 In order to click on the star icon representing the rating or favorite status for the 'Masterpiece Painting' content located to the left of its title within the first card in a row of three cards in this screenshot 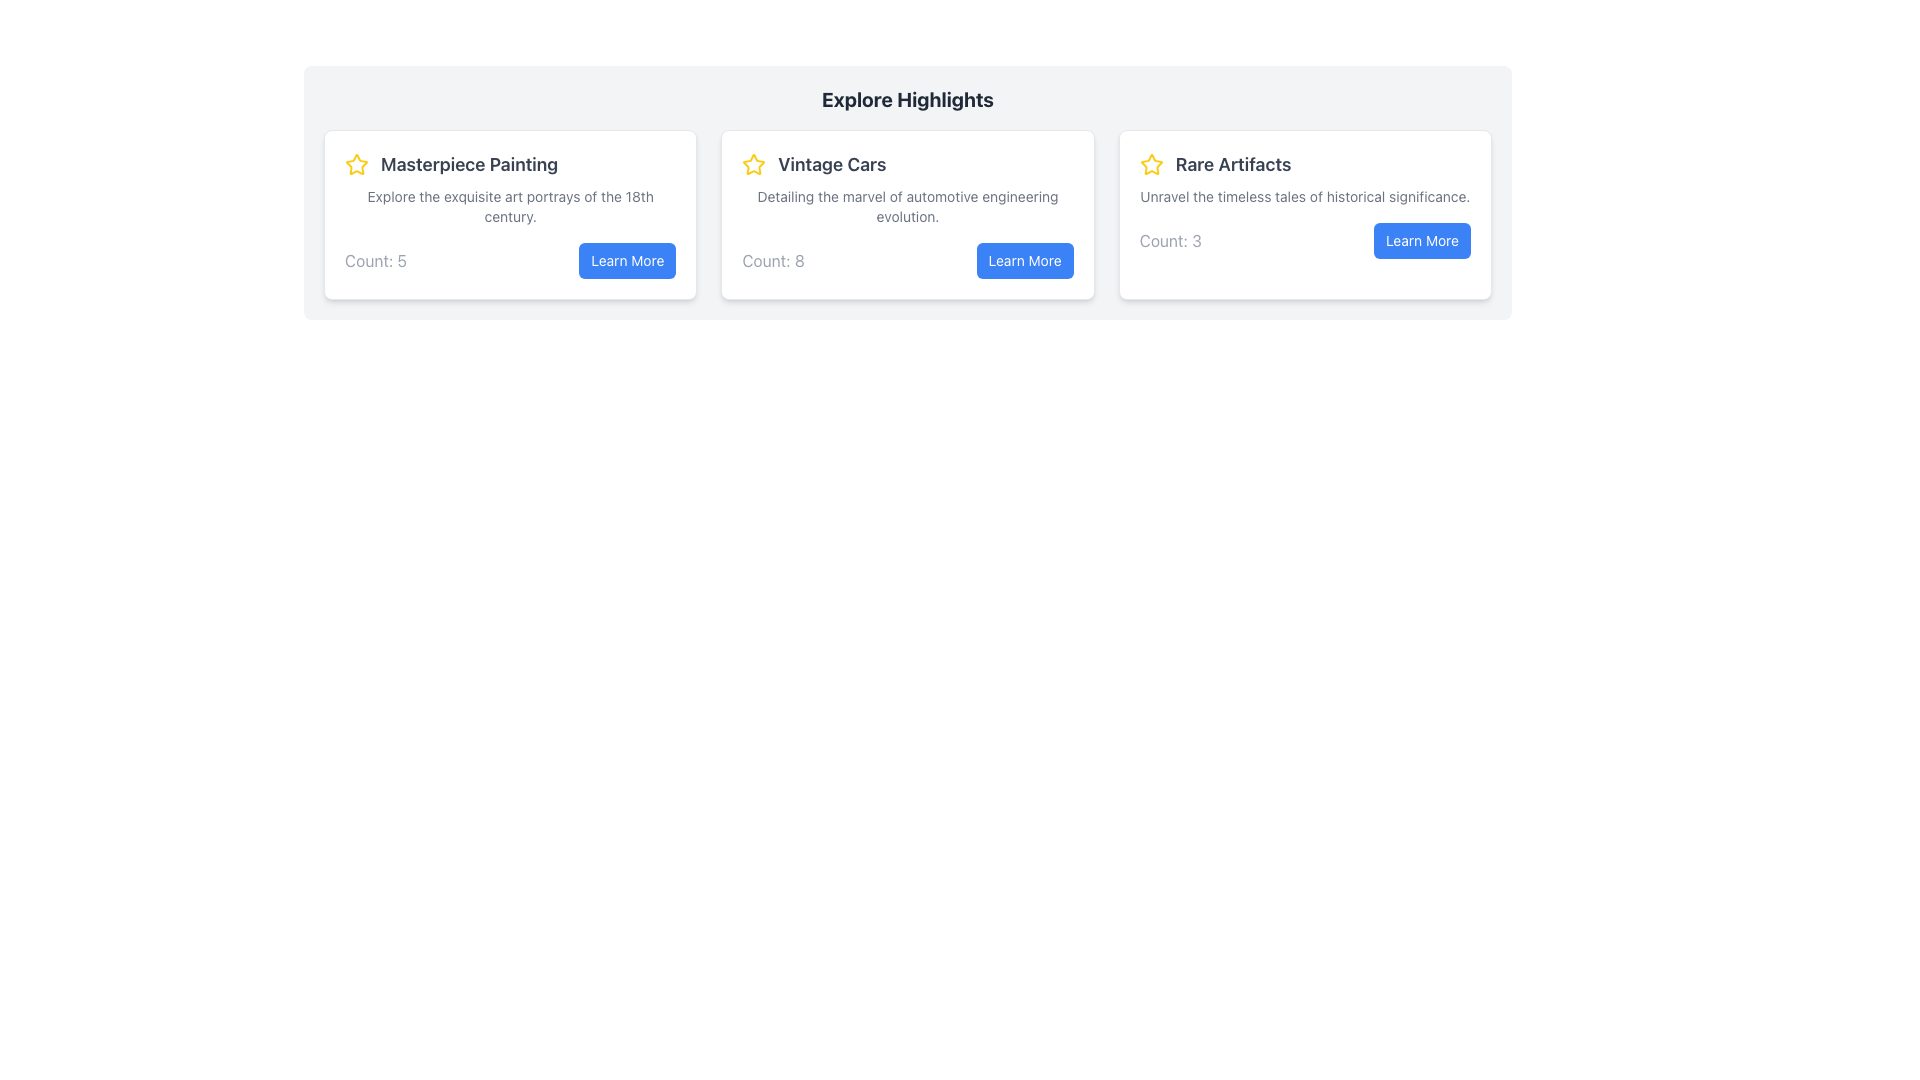, I will do `click(356, 164)`.